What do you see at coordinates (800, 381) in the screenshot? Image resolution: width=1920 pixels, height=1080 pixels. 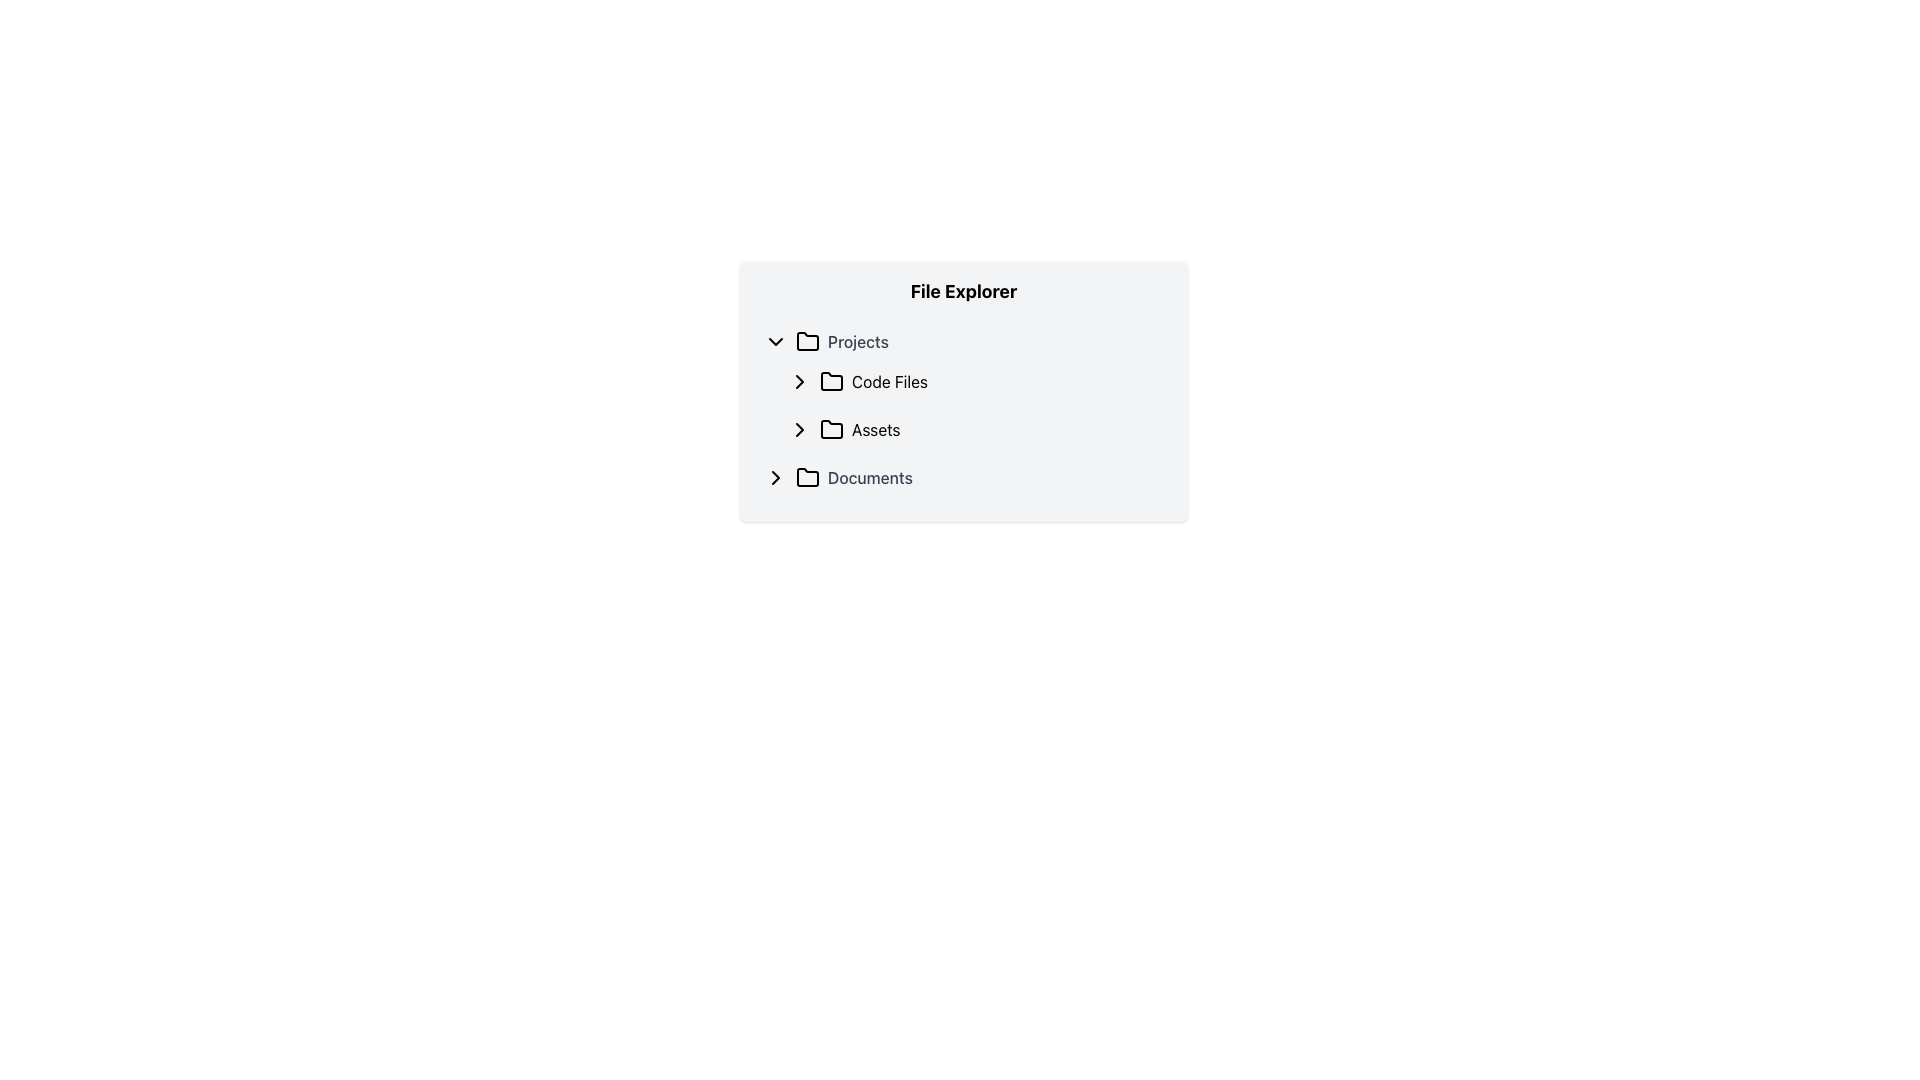 I see `the chevron icon` at bounding box center [800, 381].